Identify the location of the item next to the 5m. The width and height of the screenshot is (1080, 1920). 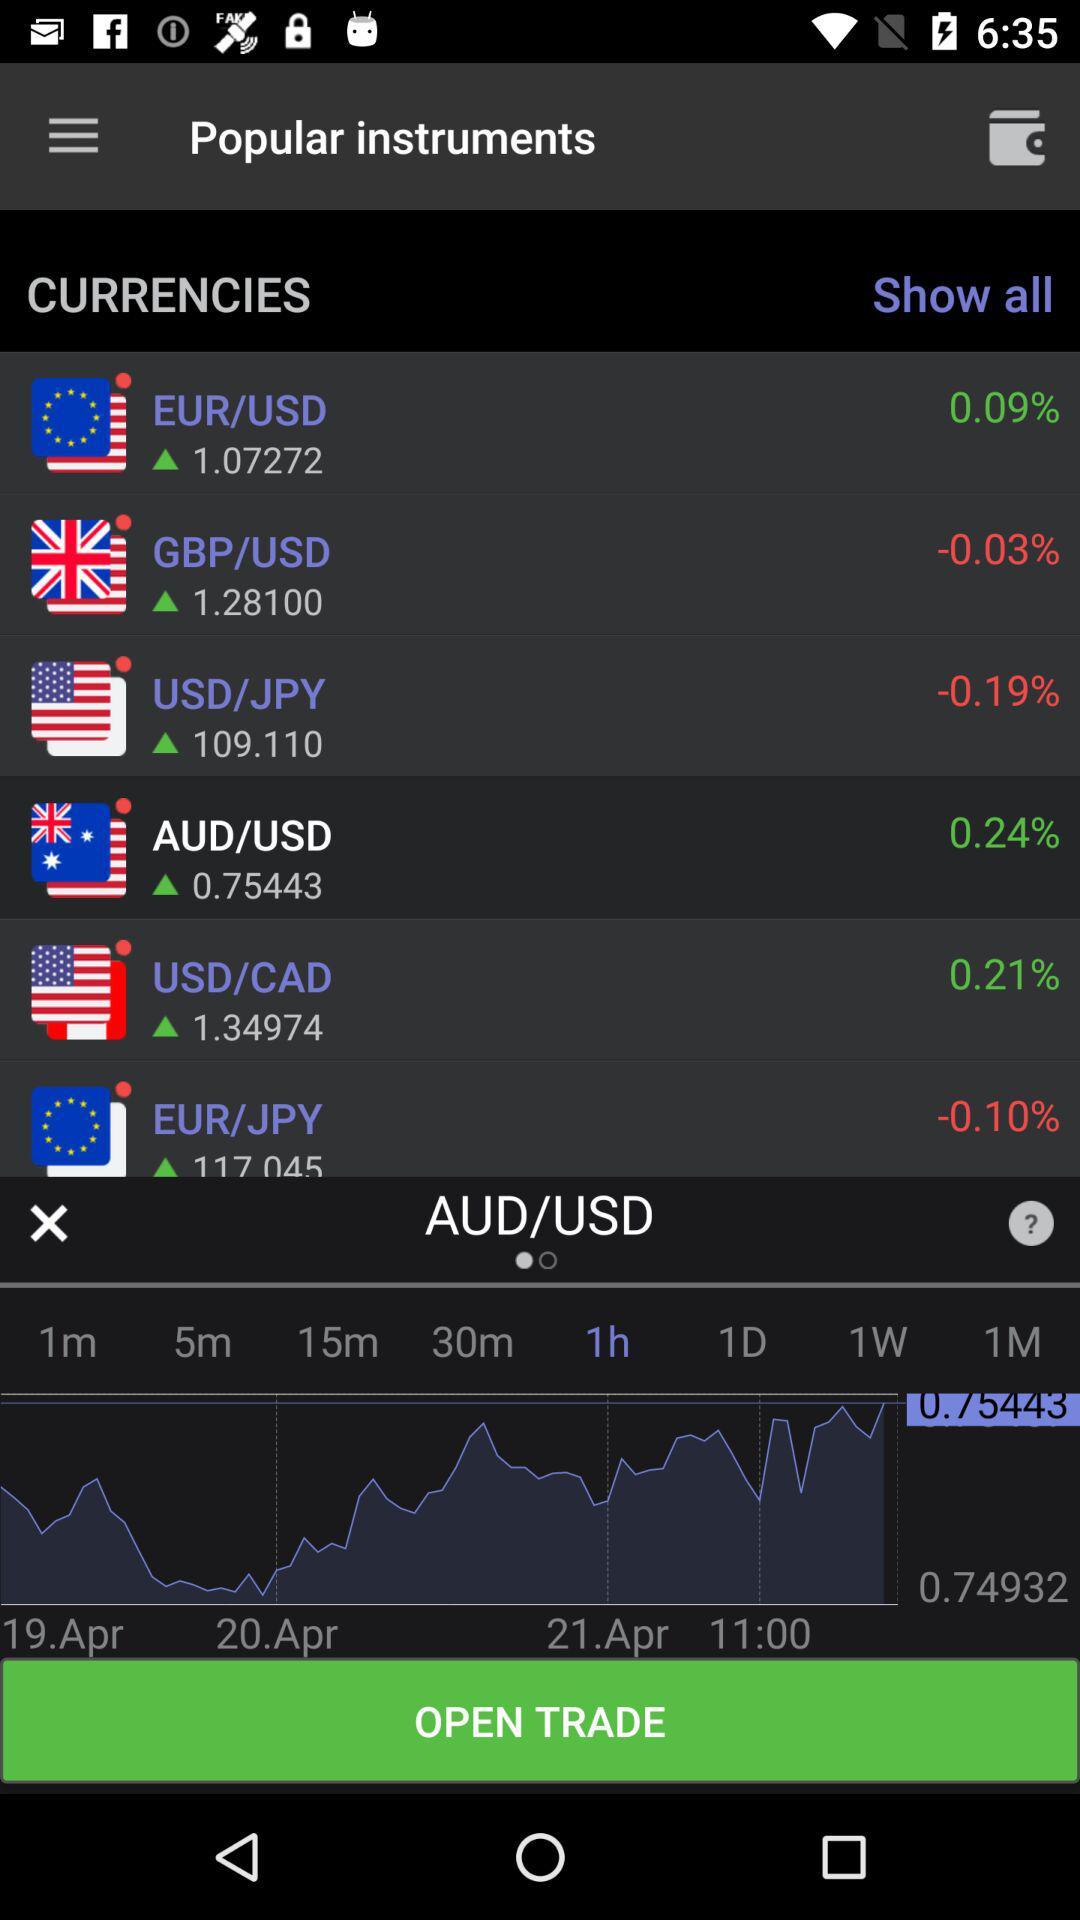
(336, 1340).